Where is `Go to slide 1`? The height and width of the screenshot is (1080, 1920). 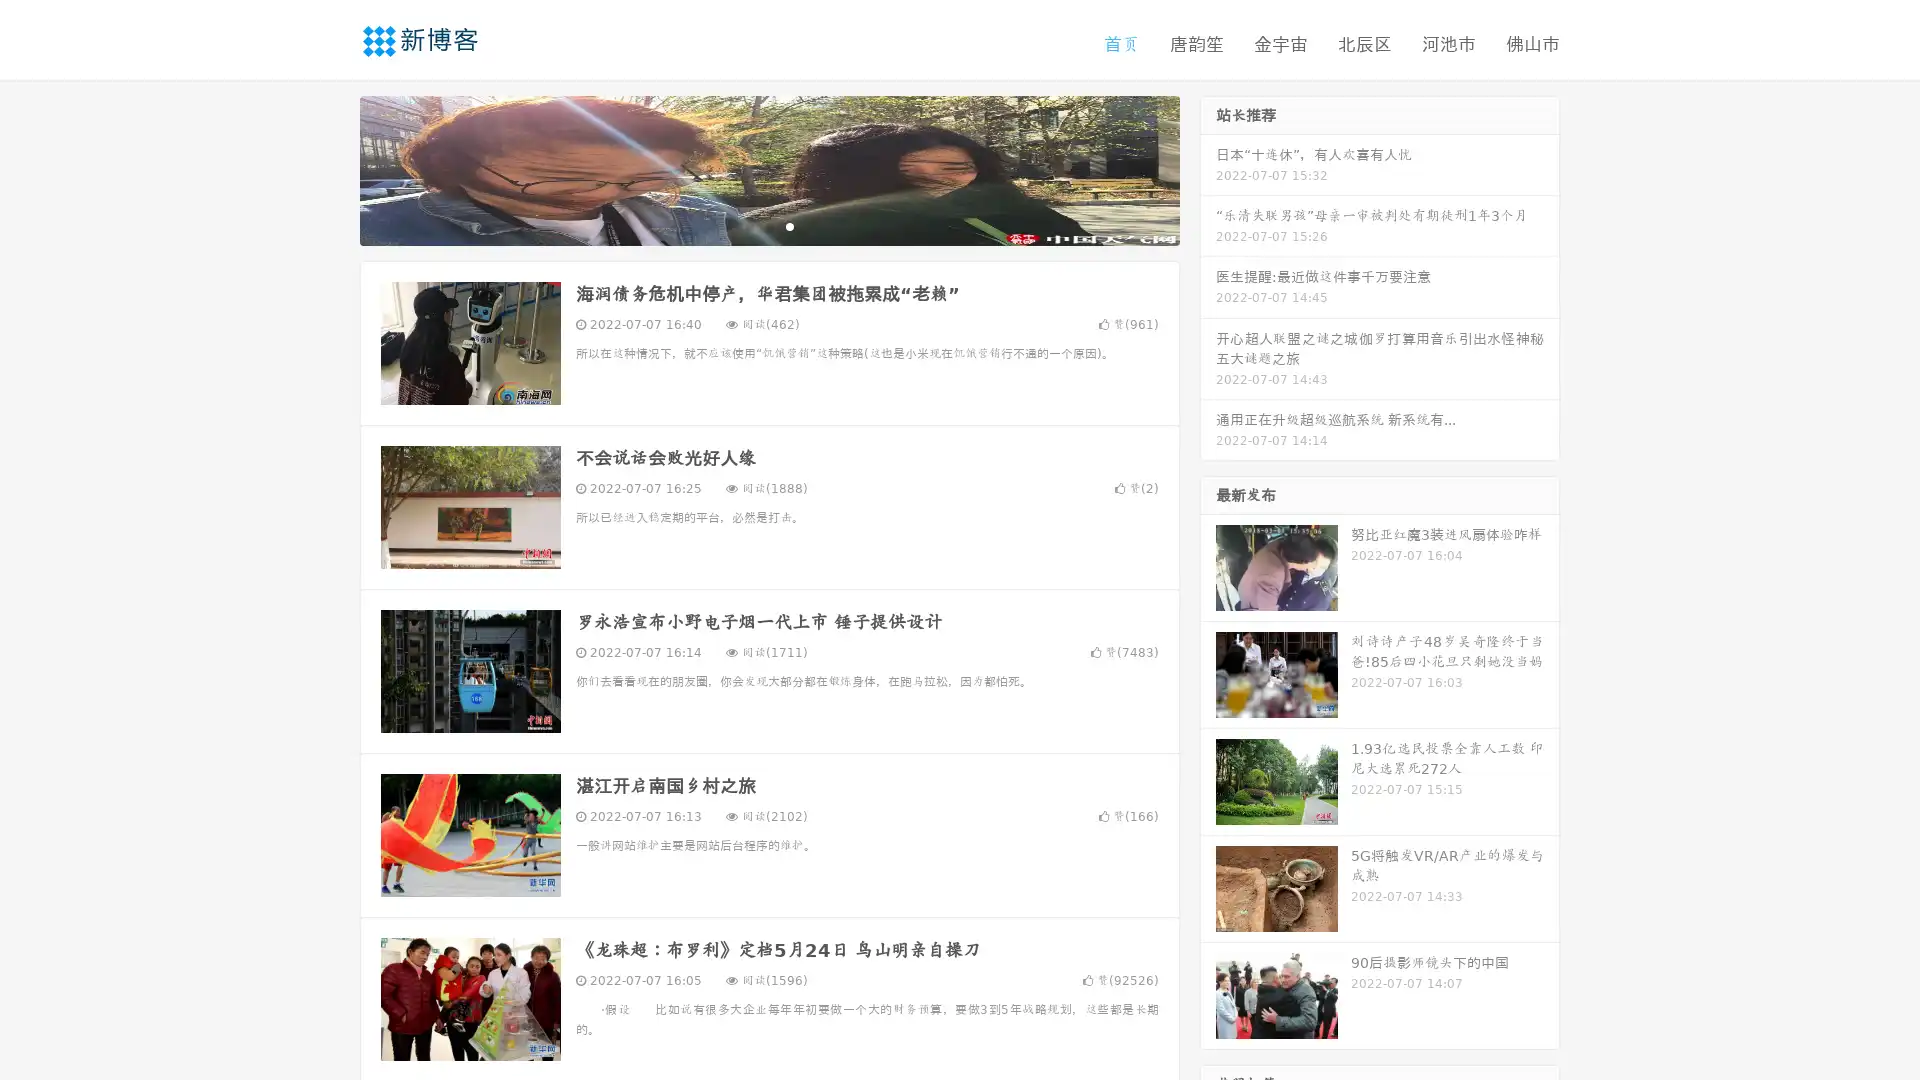 Go to slide 1 is located at coordinates (748, 225).